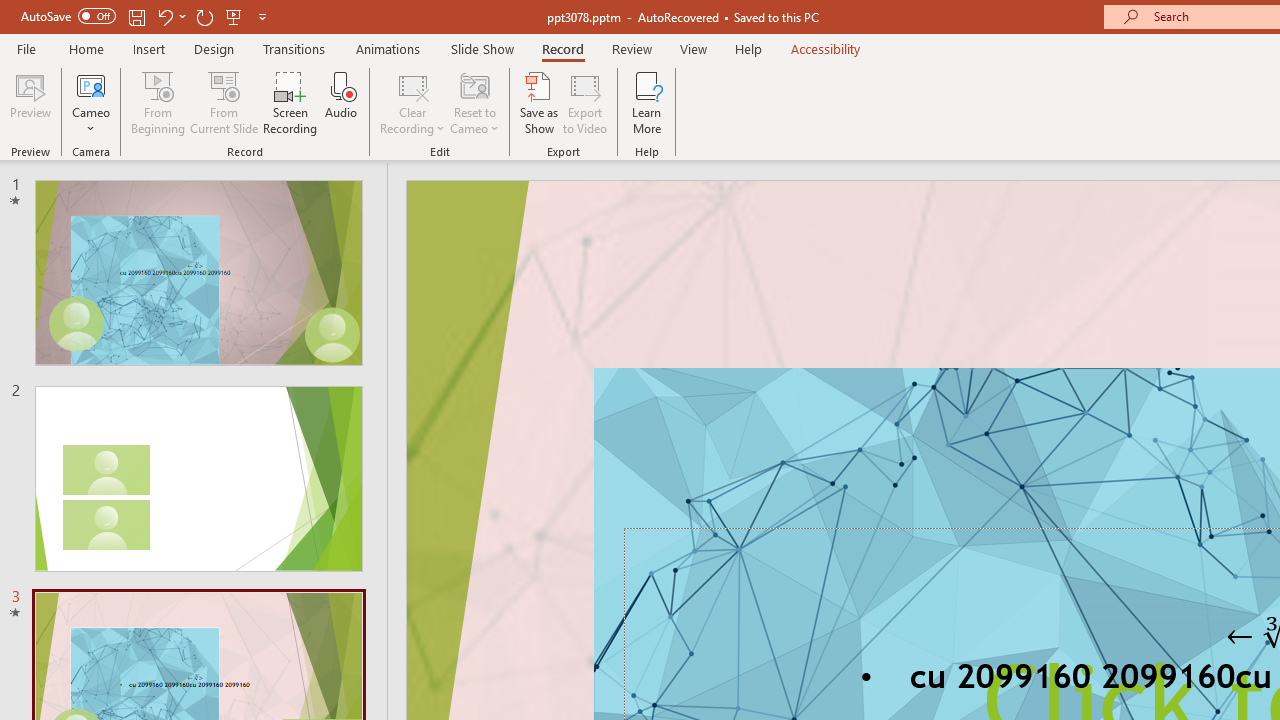 This screenshot has width=1280, height=720. What do you see at coordinates (481, 48) in the screenshot?
I see `'Slide Show'` at bounding box center [481, 48].